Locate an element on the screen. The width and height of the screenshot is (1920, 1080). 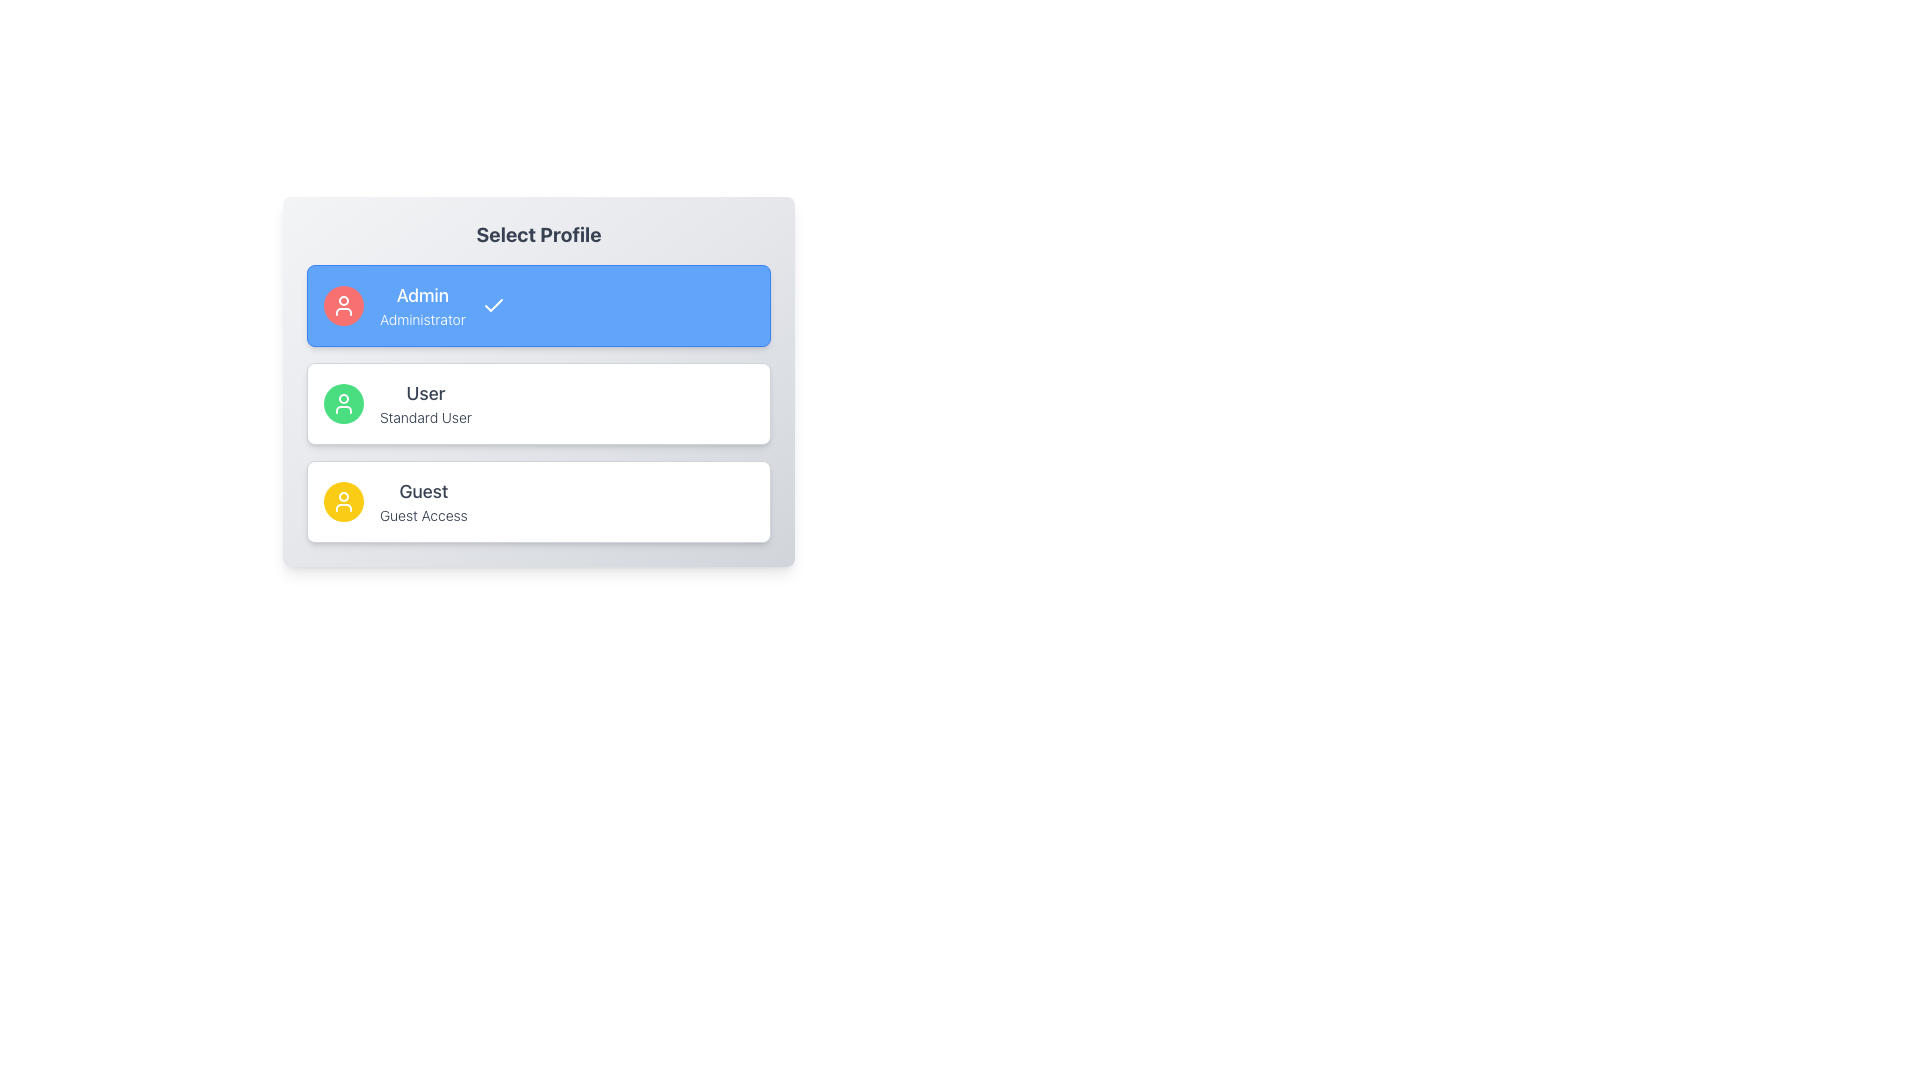
the 'Guest' profile icon located is located at coordinates (344, 500).